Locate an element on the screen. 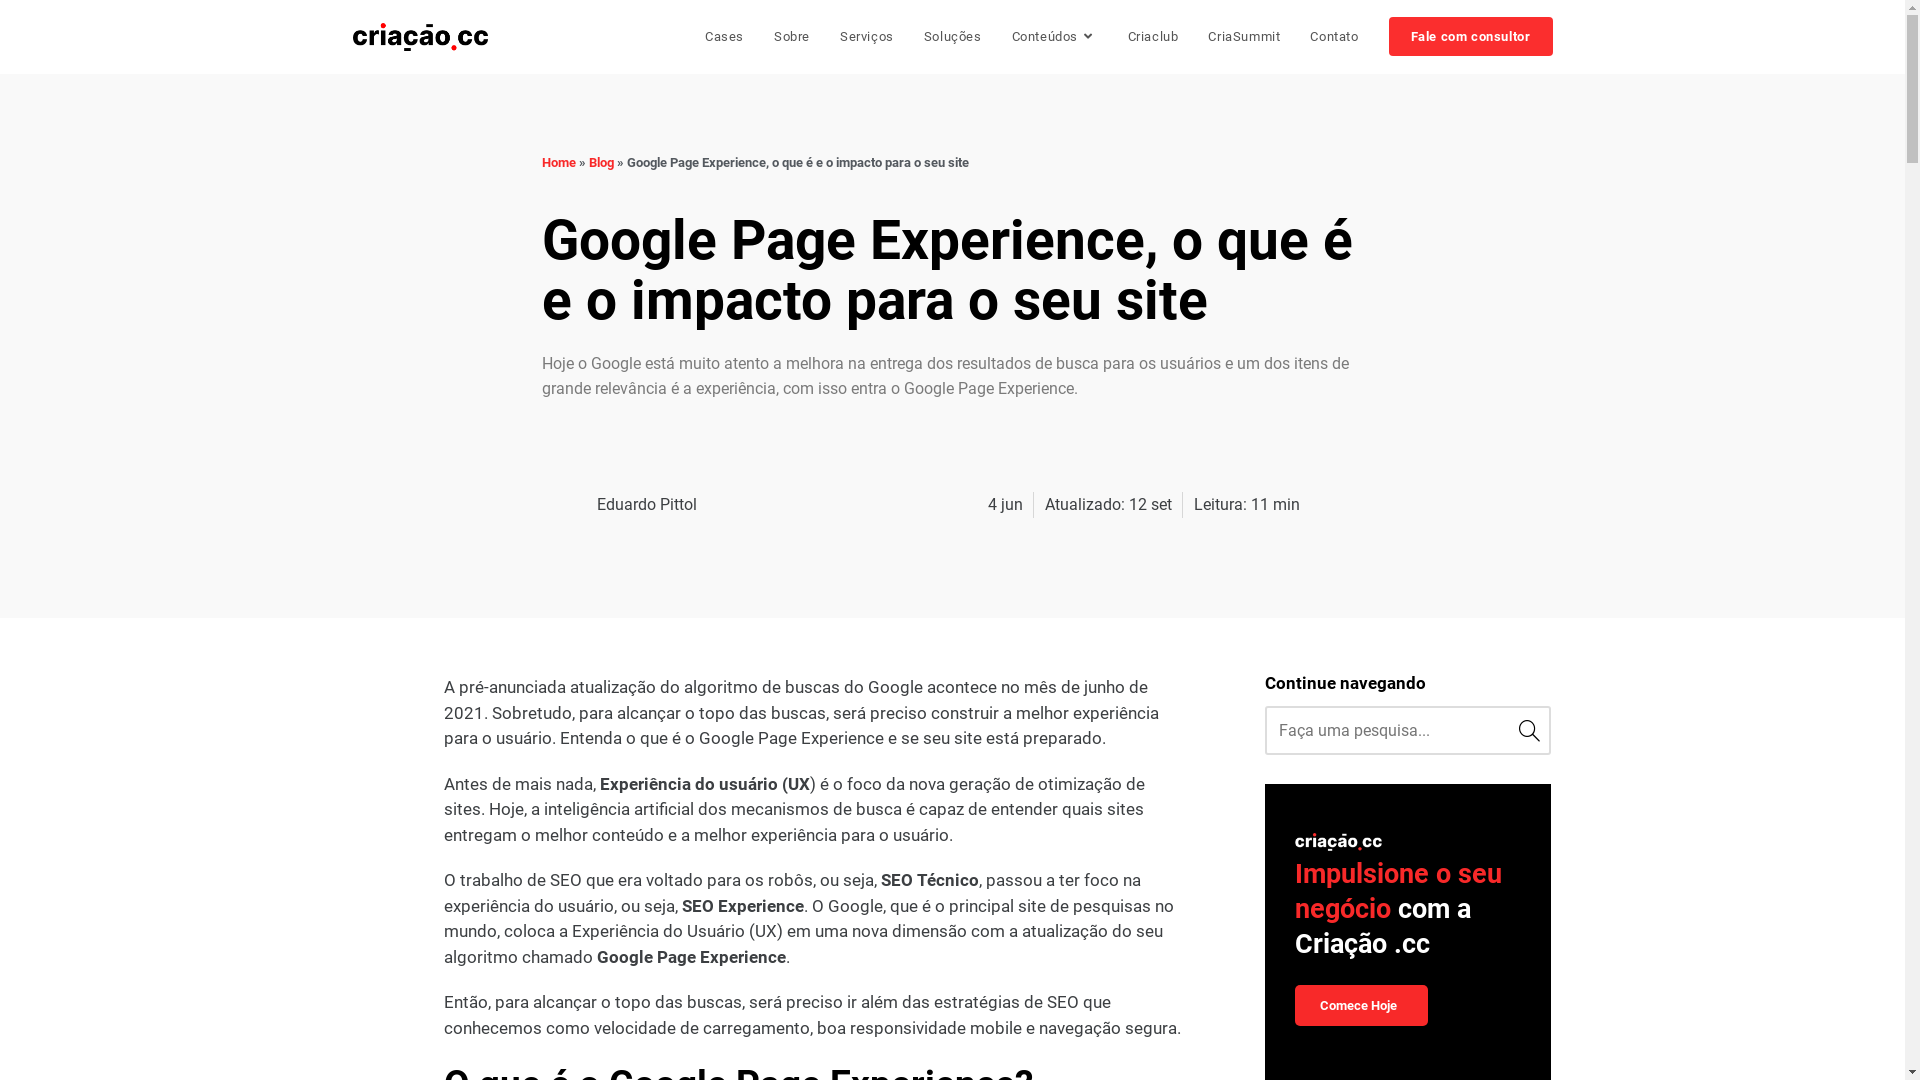  'Comece Hoje' is located at coordinates (1360, 1005).